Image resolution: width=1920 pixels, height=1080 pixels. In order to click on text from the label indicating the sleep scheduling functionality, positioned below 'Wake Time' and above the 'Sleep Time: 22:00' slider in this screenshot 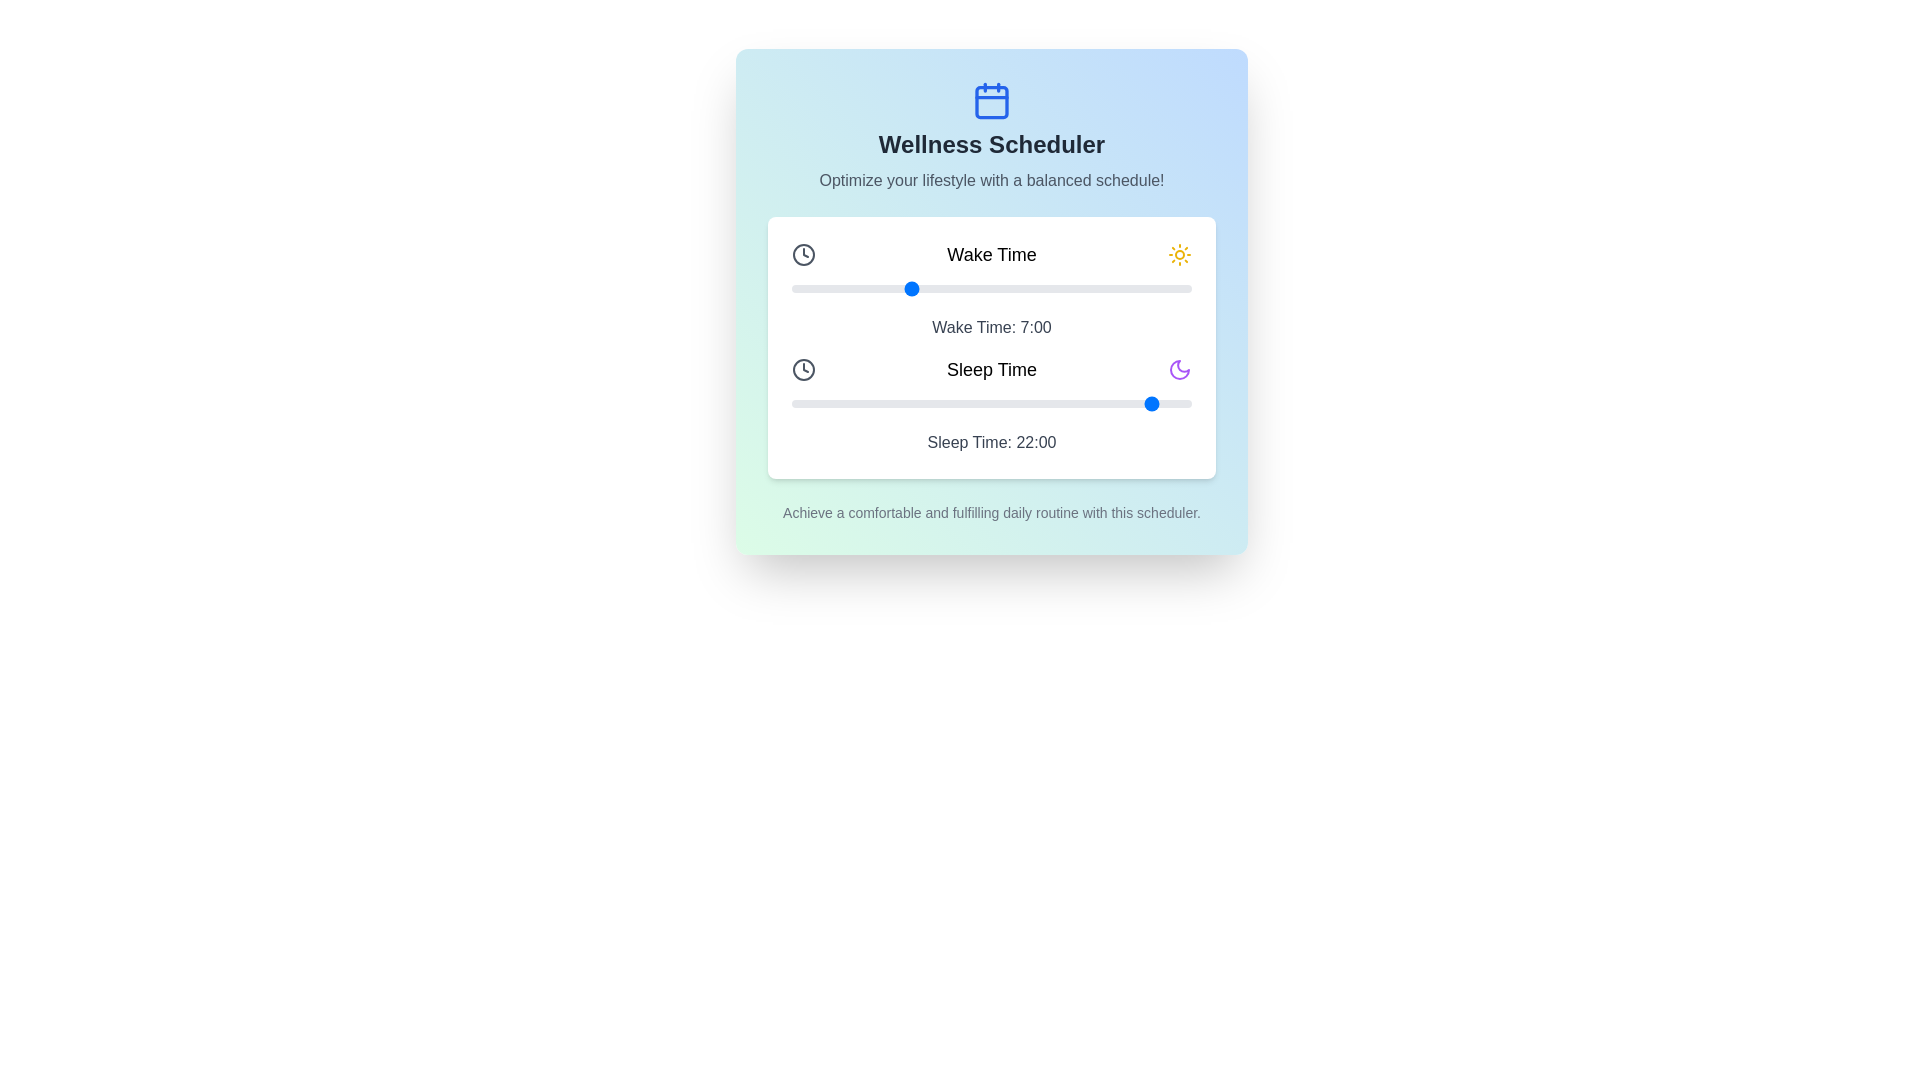, I will do `click(992, 370)`.